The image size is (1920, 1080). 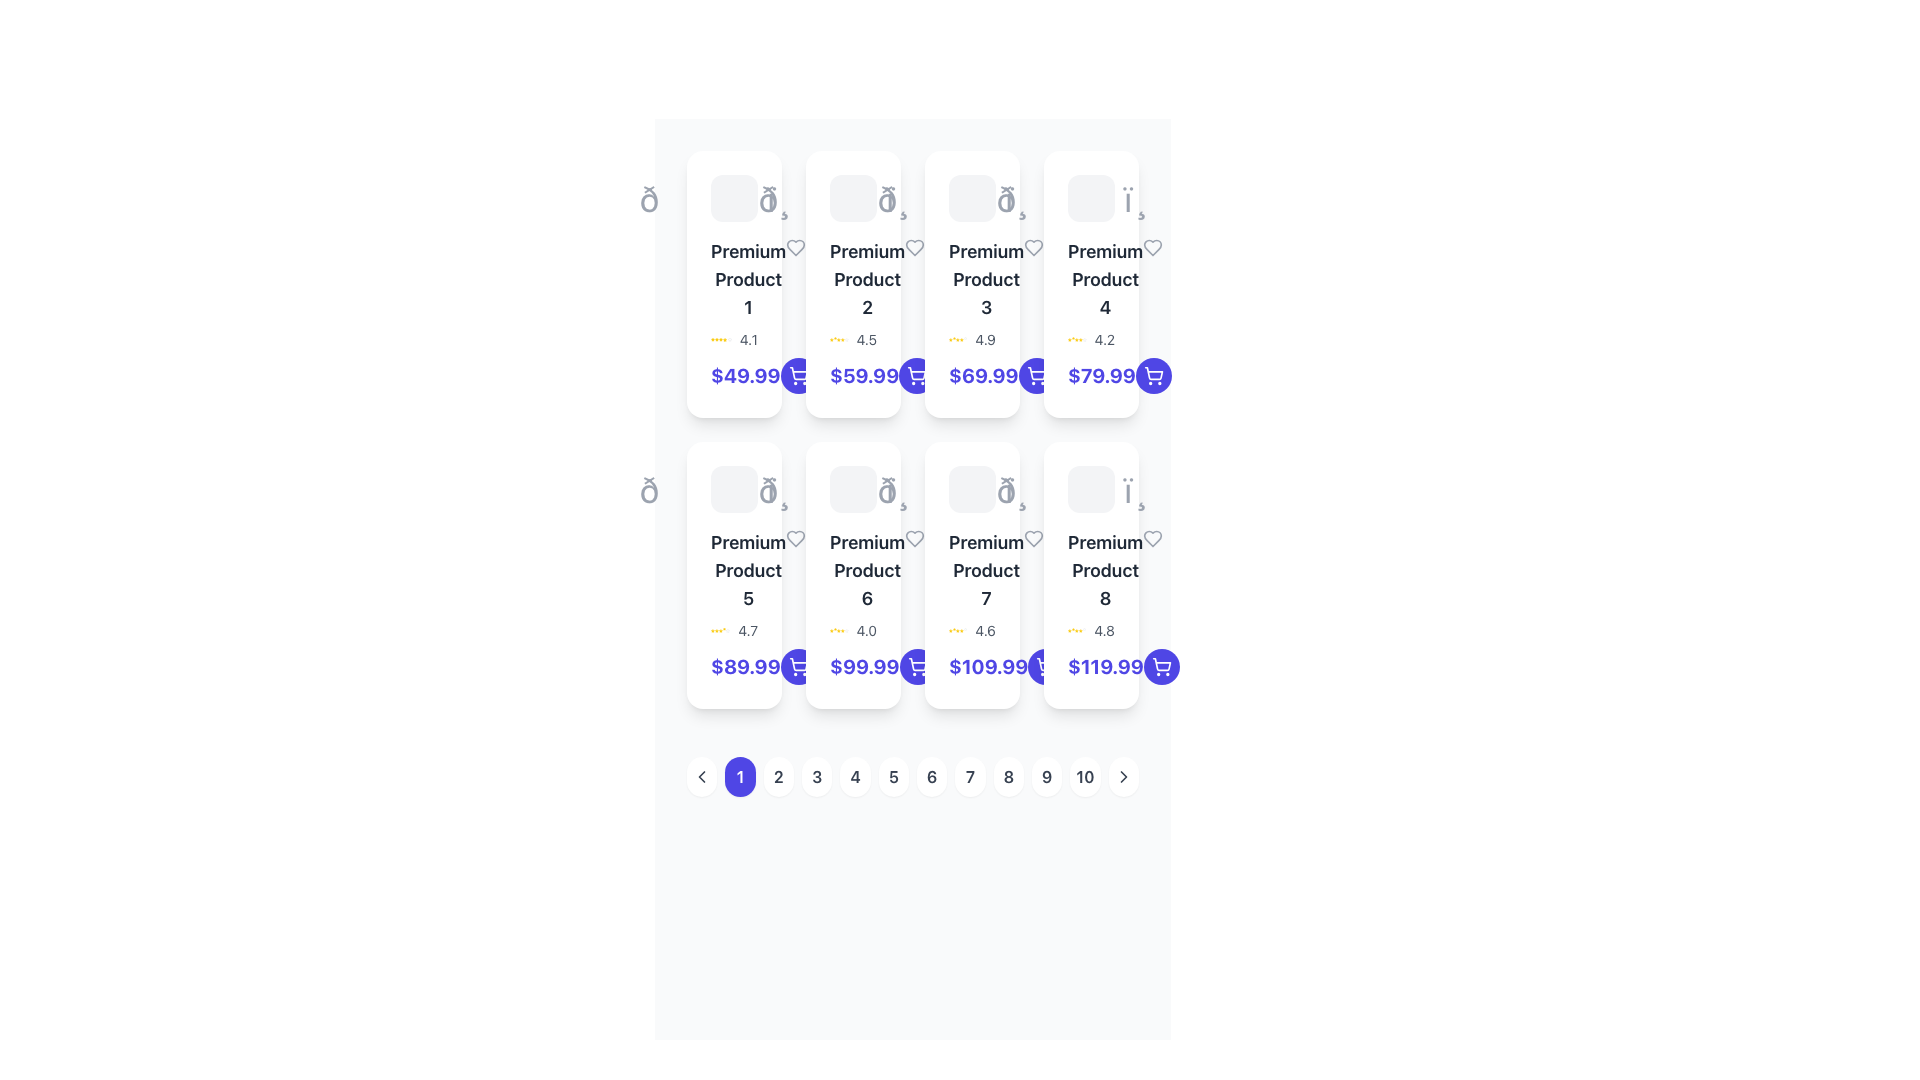 What do you see at coordinates (866, 338) in the screenshot?
I see `rating value from the text label located in the second product card of the top row, which is centrally aligned below the product's name and above its price label` at bounding box center [866, 338].